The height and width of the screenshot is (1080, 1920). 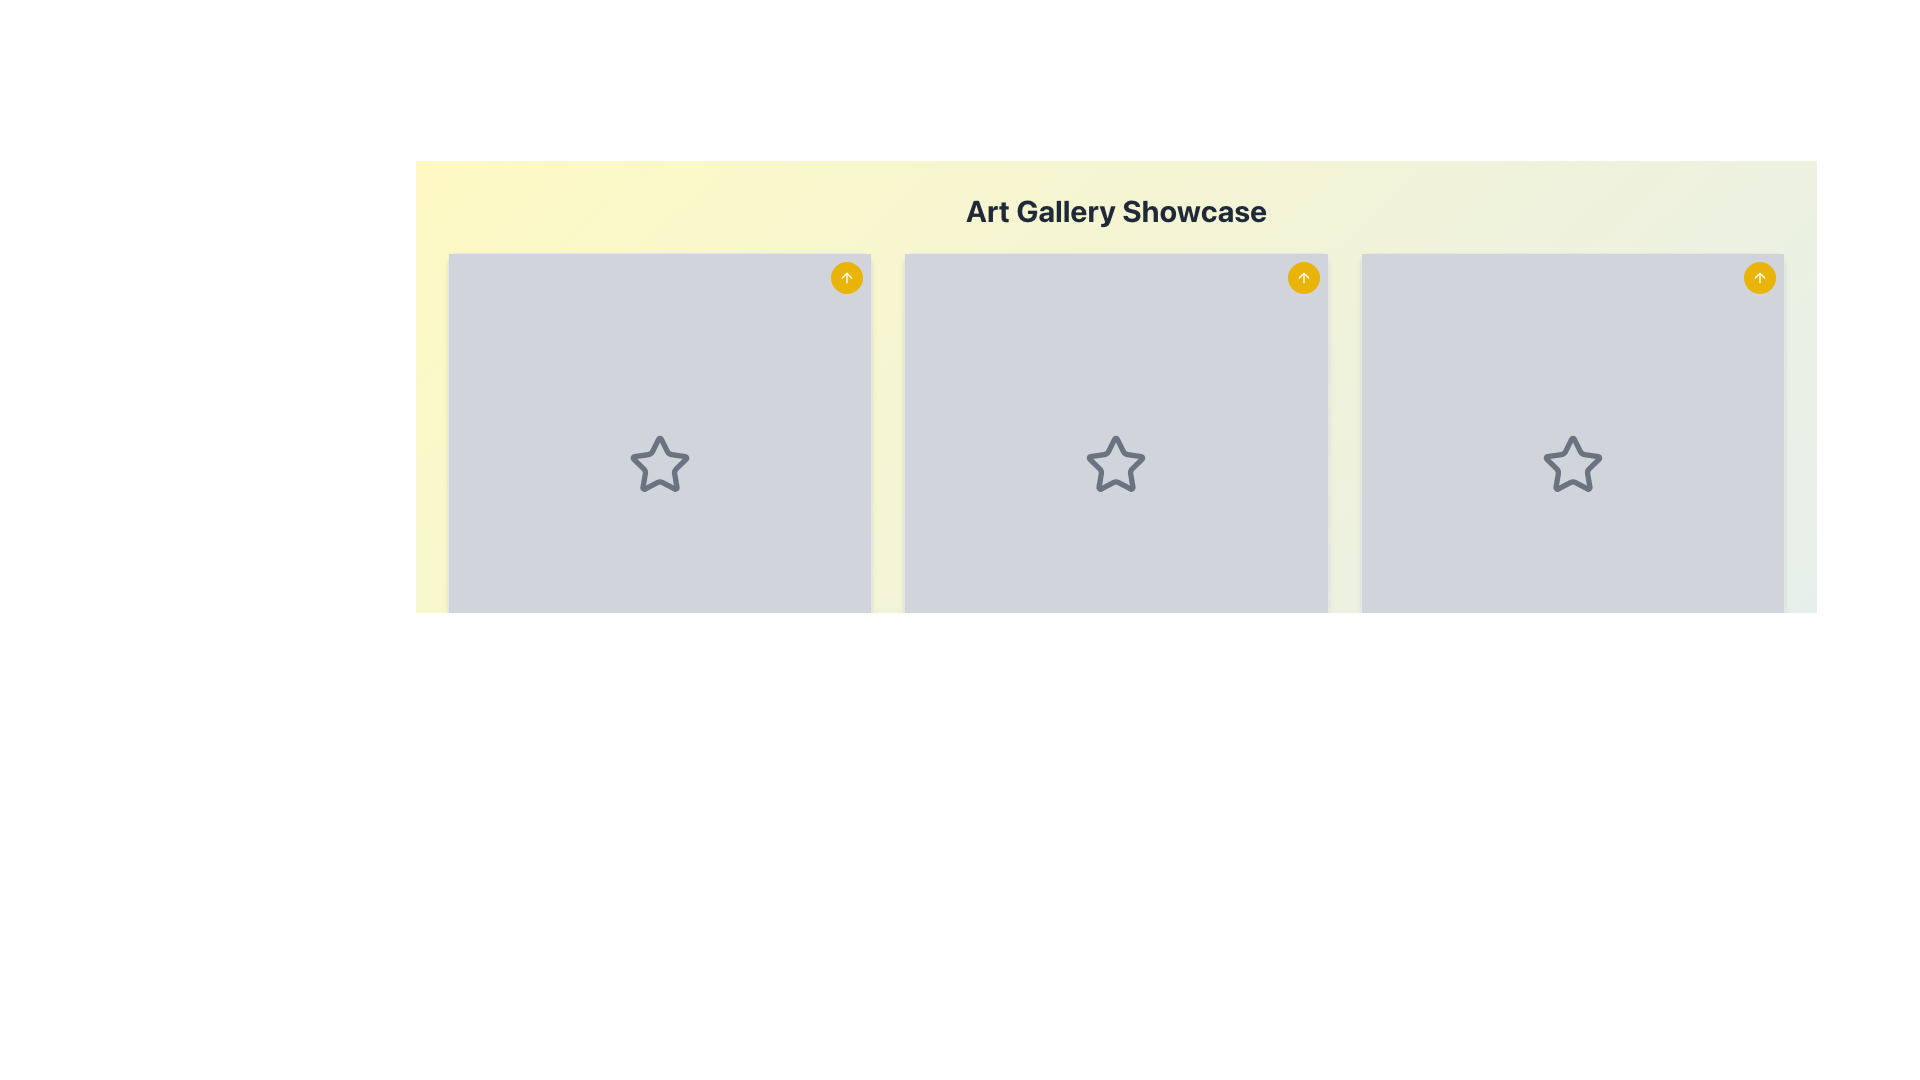 What do you see at coordinates (1571, 465) in the screenshot?
I see `the star icon with a dark gray color, which is the third star icon in a row of three similar icons, each set within a square gray background` at bounding box center [1571, 465].